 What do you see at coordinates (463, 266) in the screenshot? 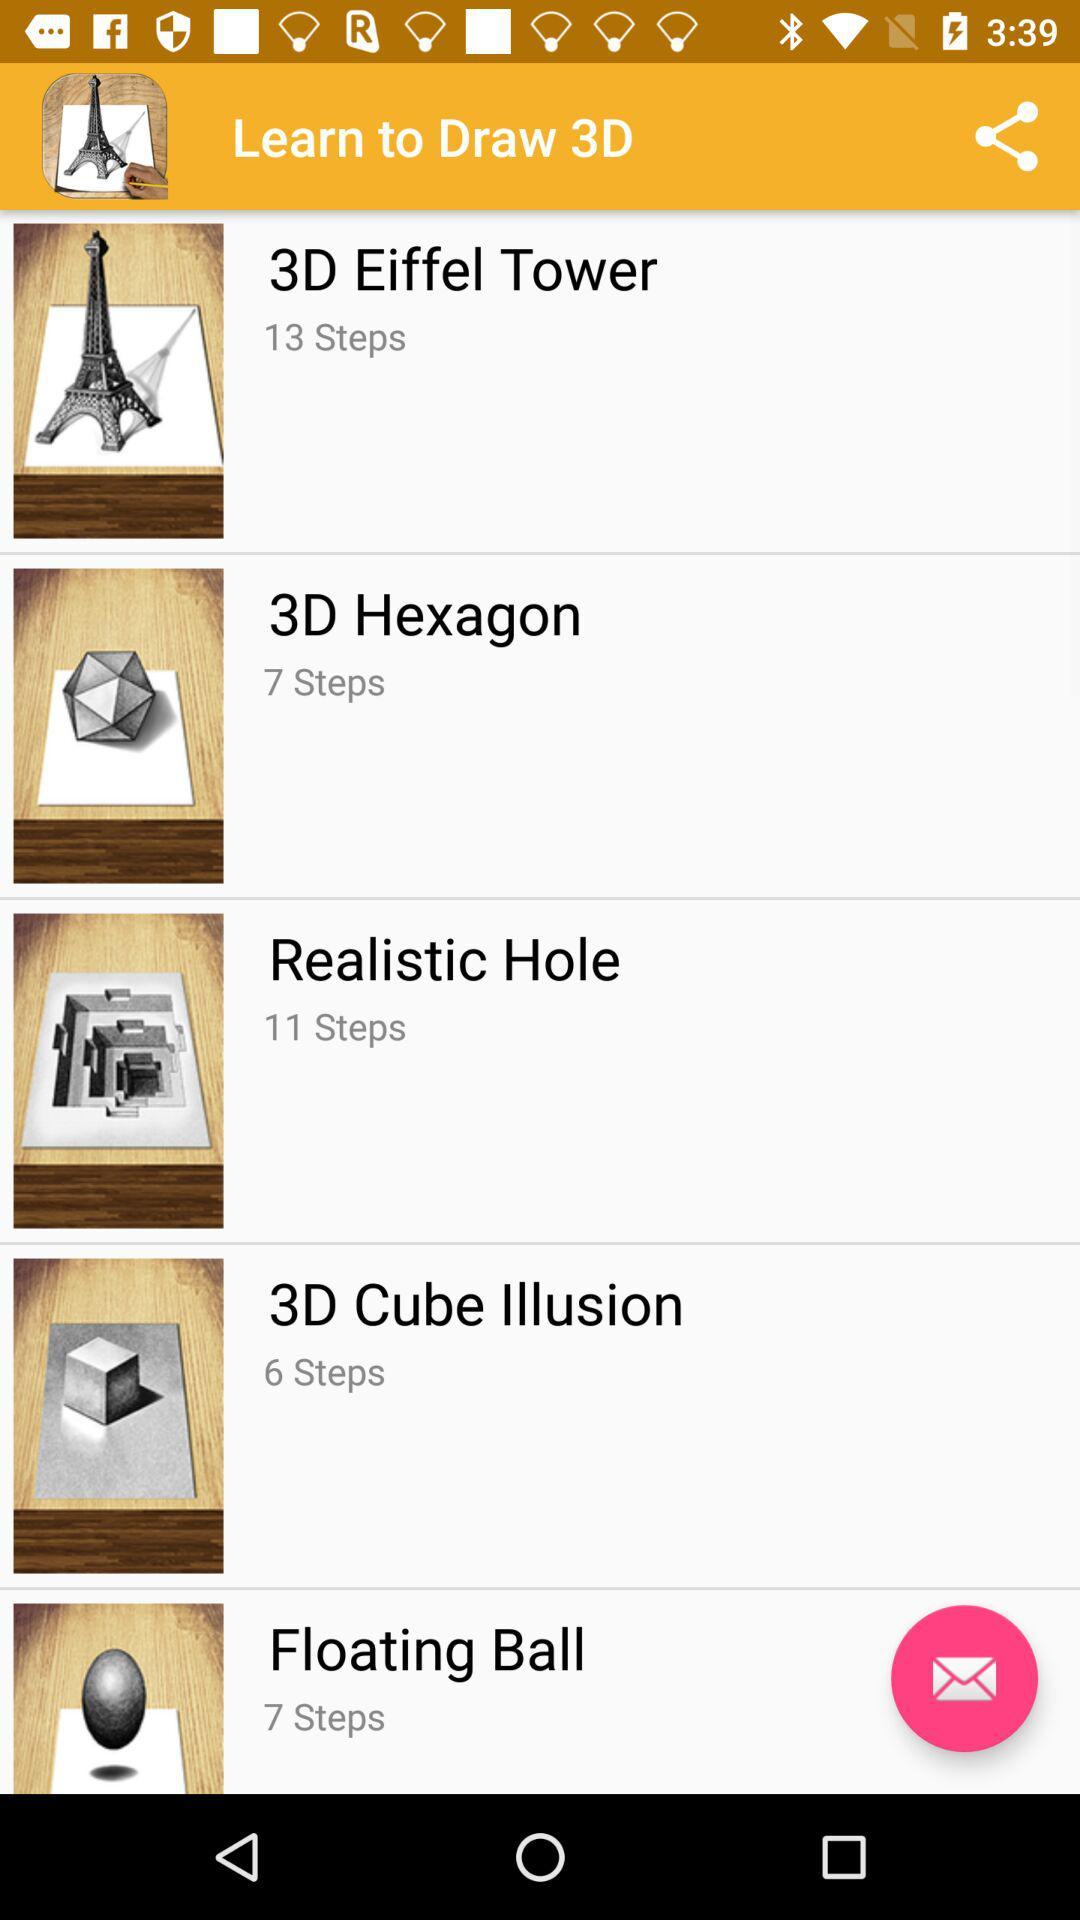
I see `icon below the learn to draw app` at bounding box center [463, 266].